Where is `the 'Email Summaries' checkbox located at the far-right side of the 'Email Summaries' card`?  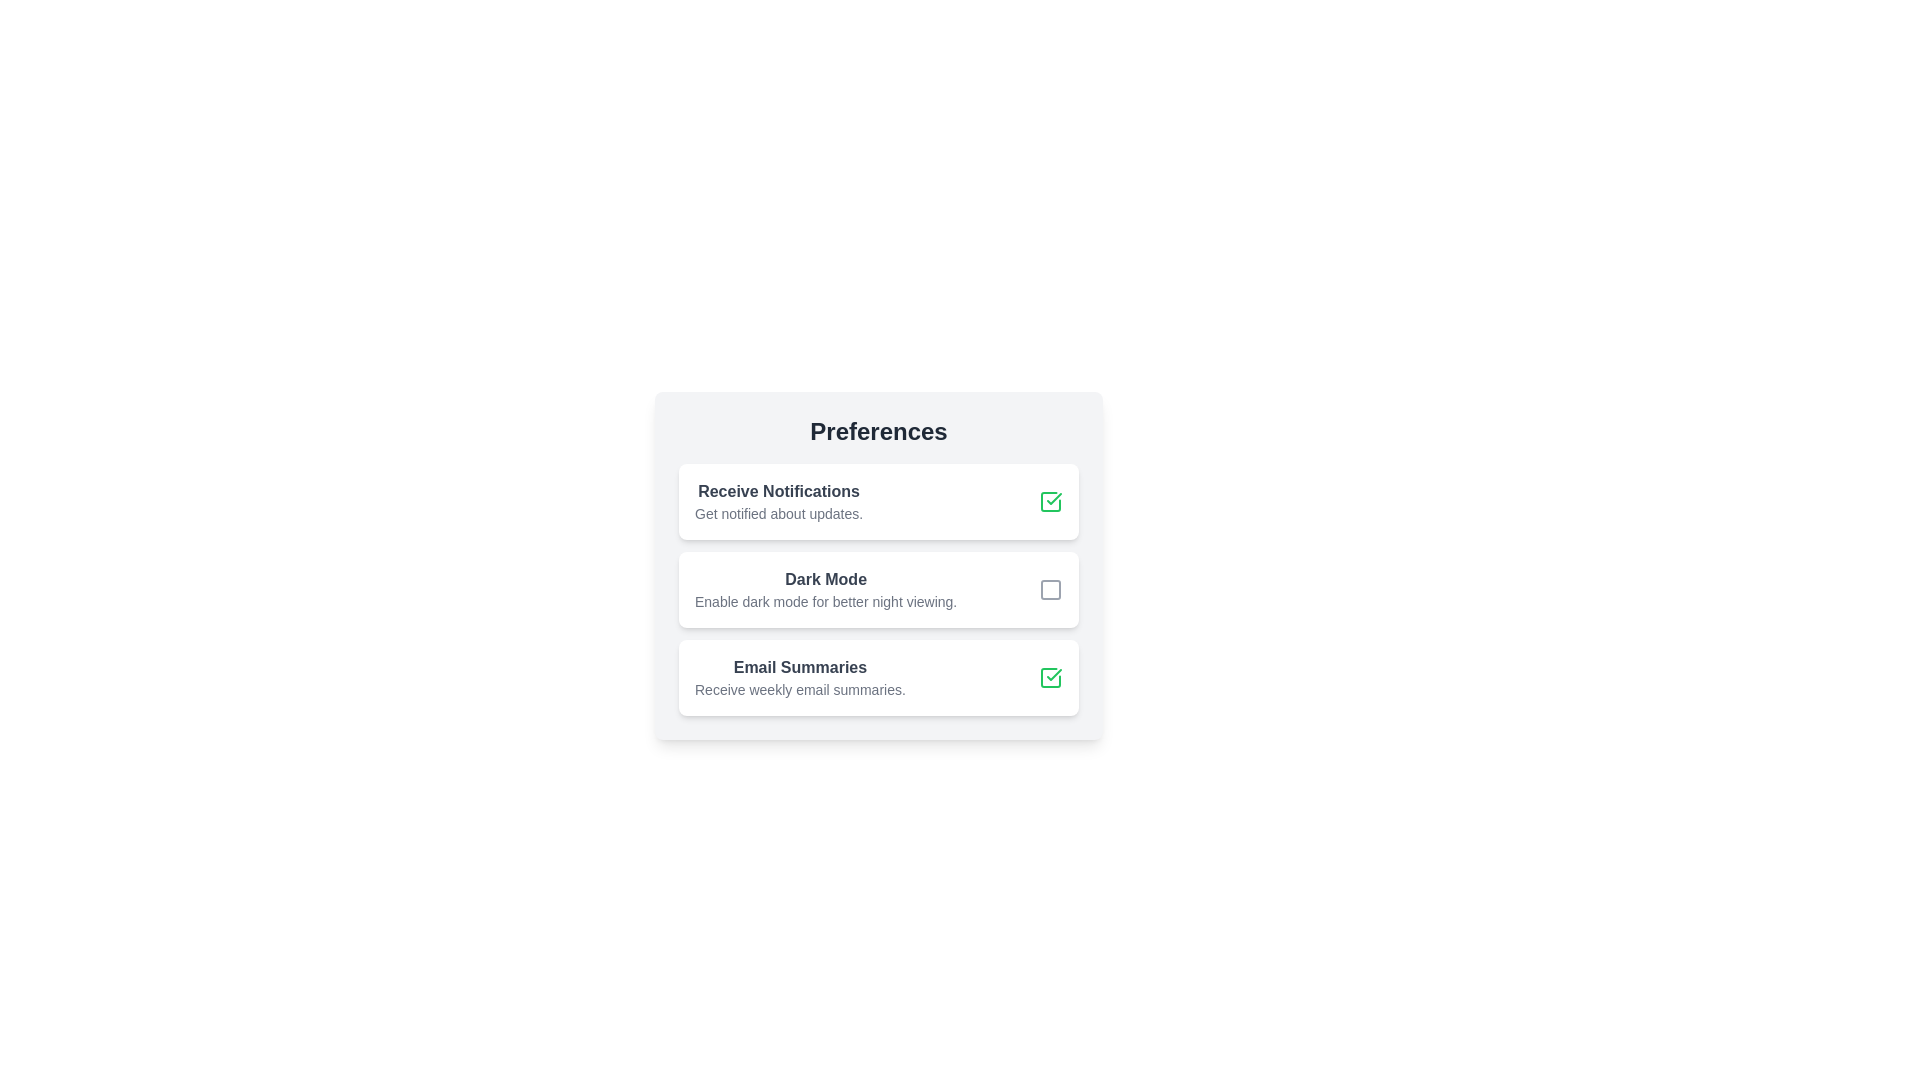 the 'Email Summaries' checkbox located at the far-right side of the 'Email Summaries' card is located at coordinates (1050, 677).